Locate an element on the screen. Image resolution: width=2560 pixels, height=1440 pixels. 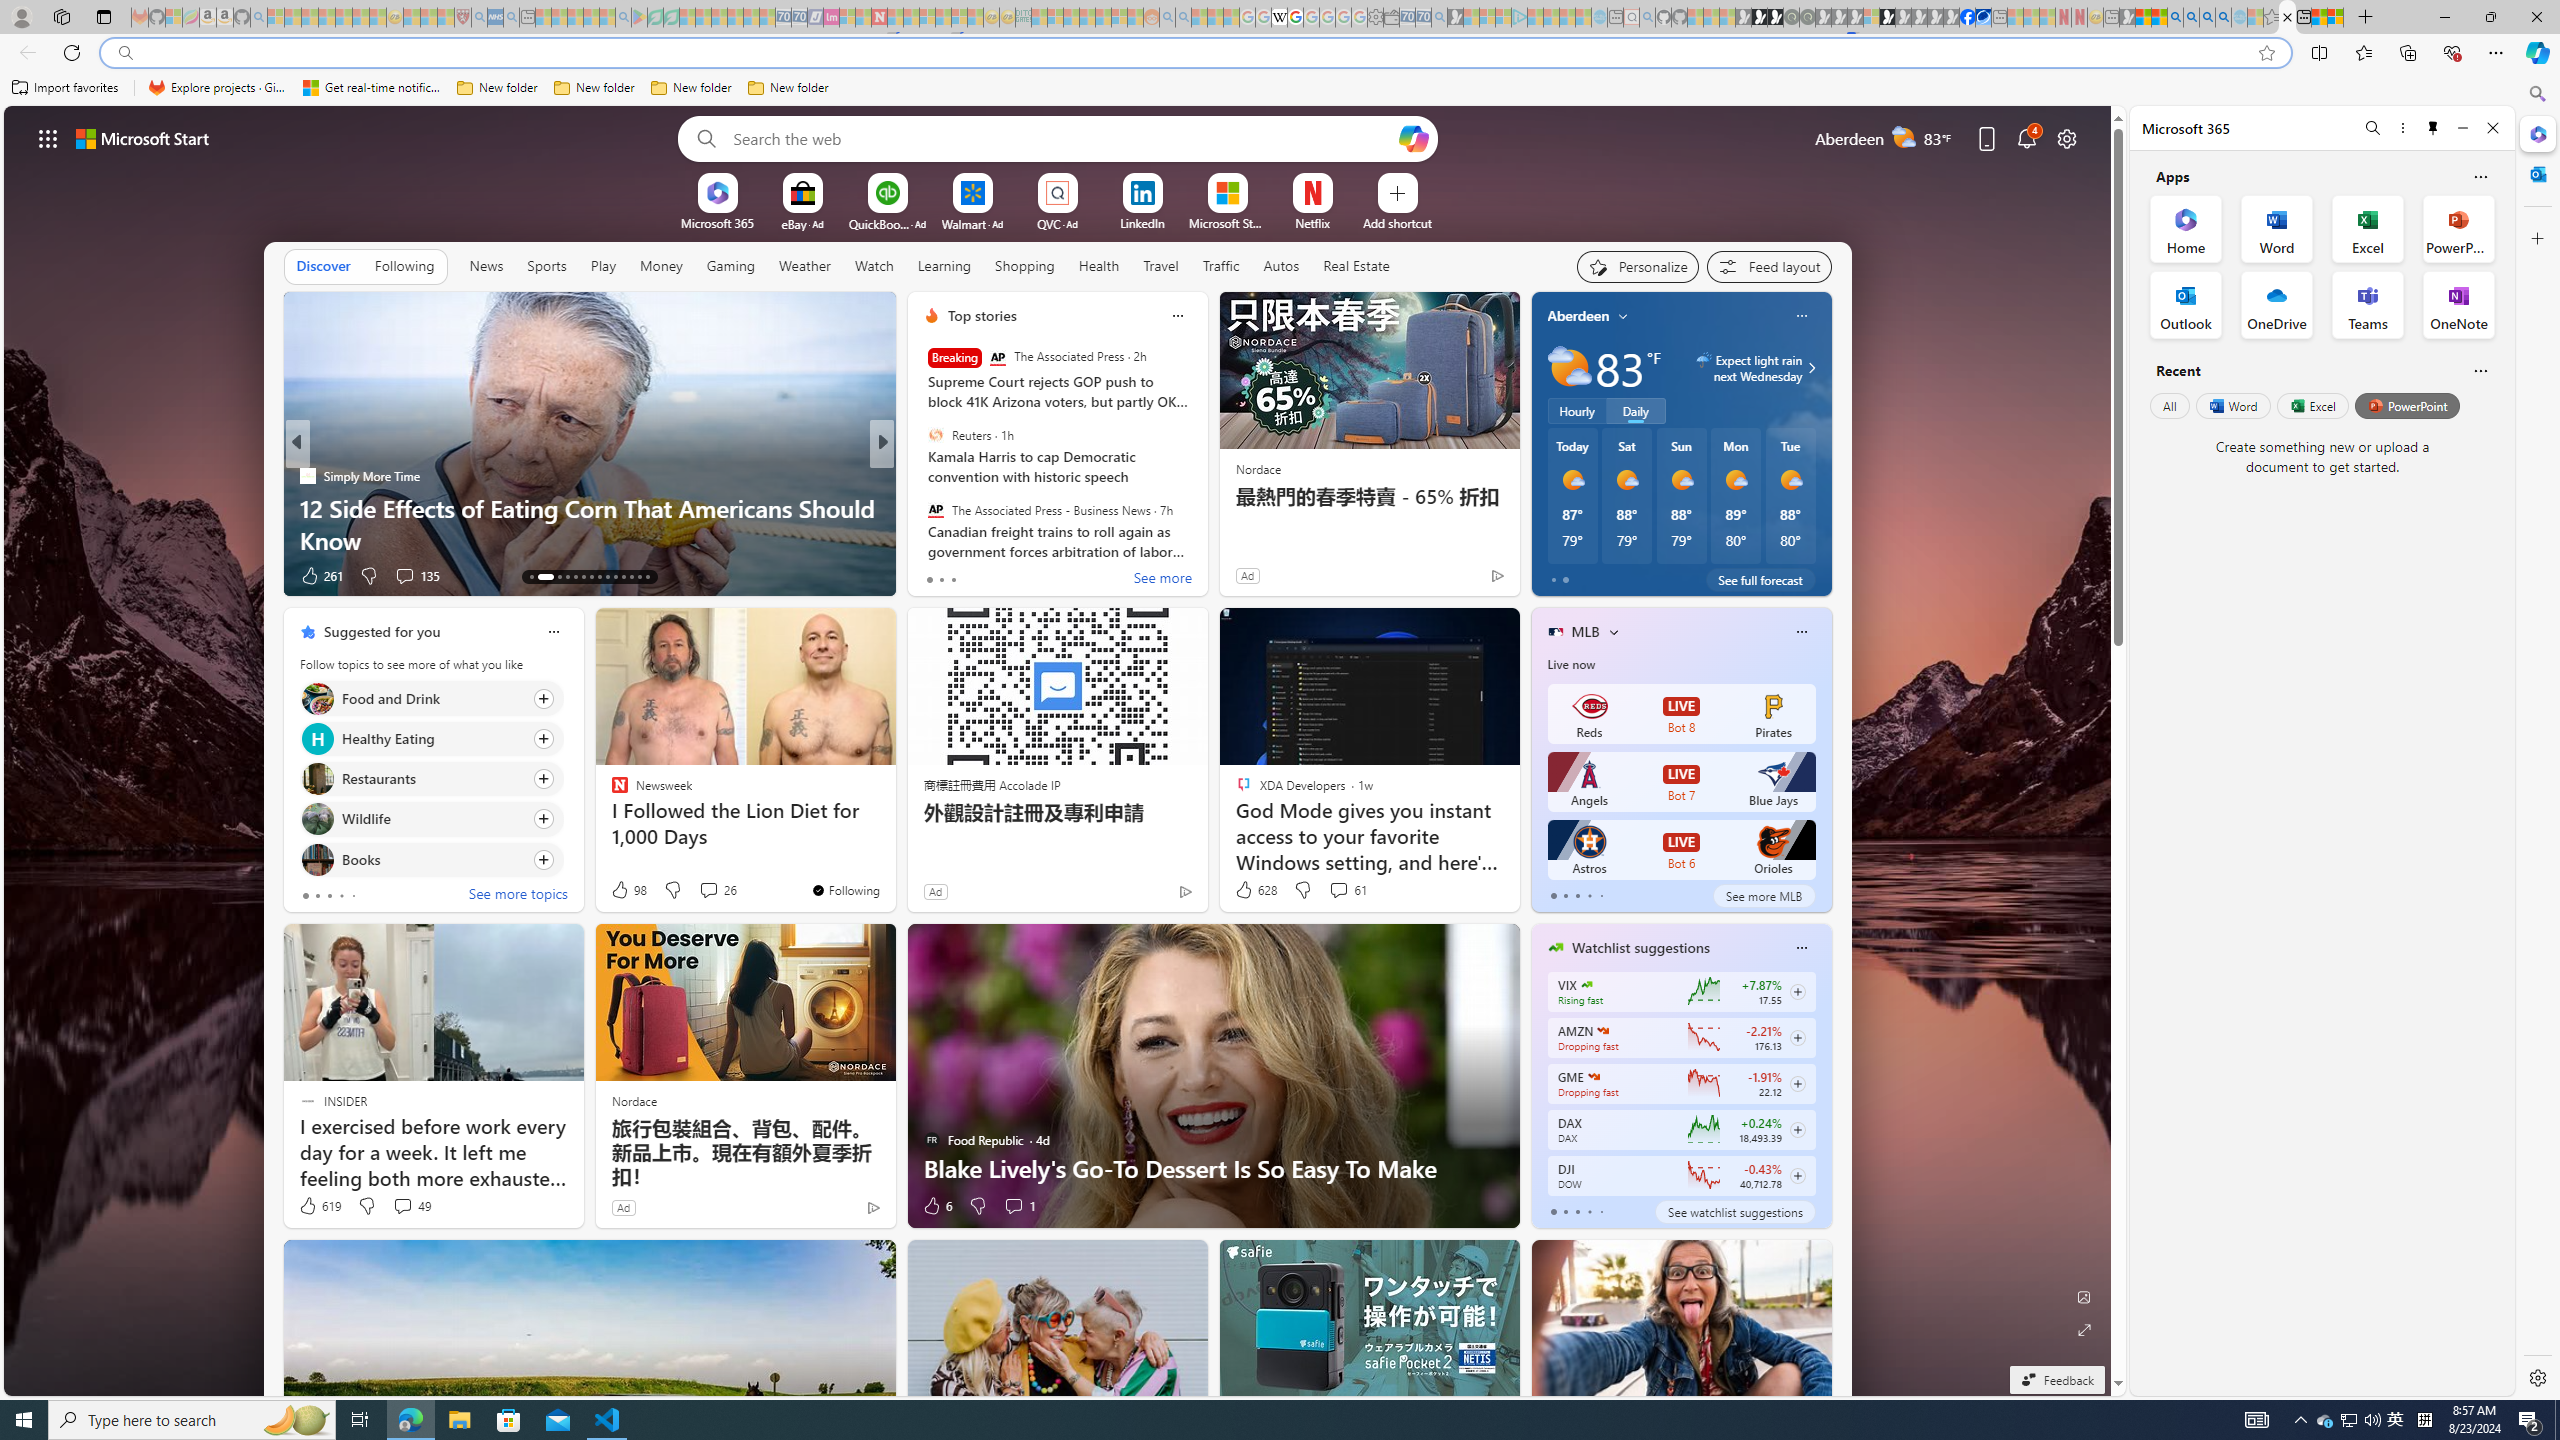
'Import favorites' is located at coordinates (65, 87).